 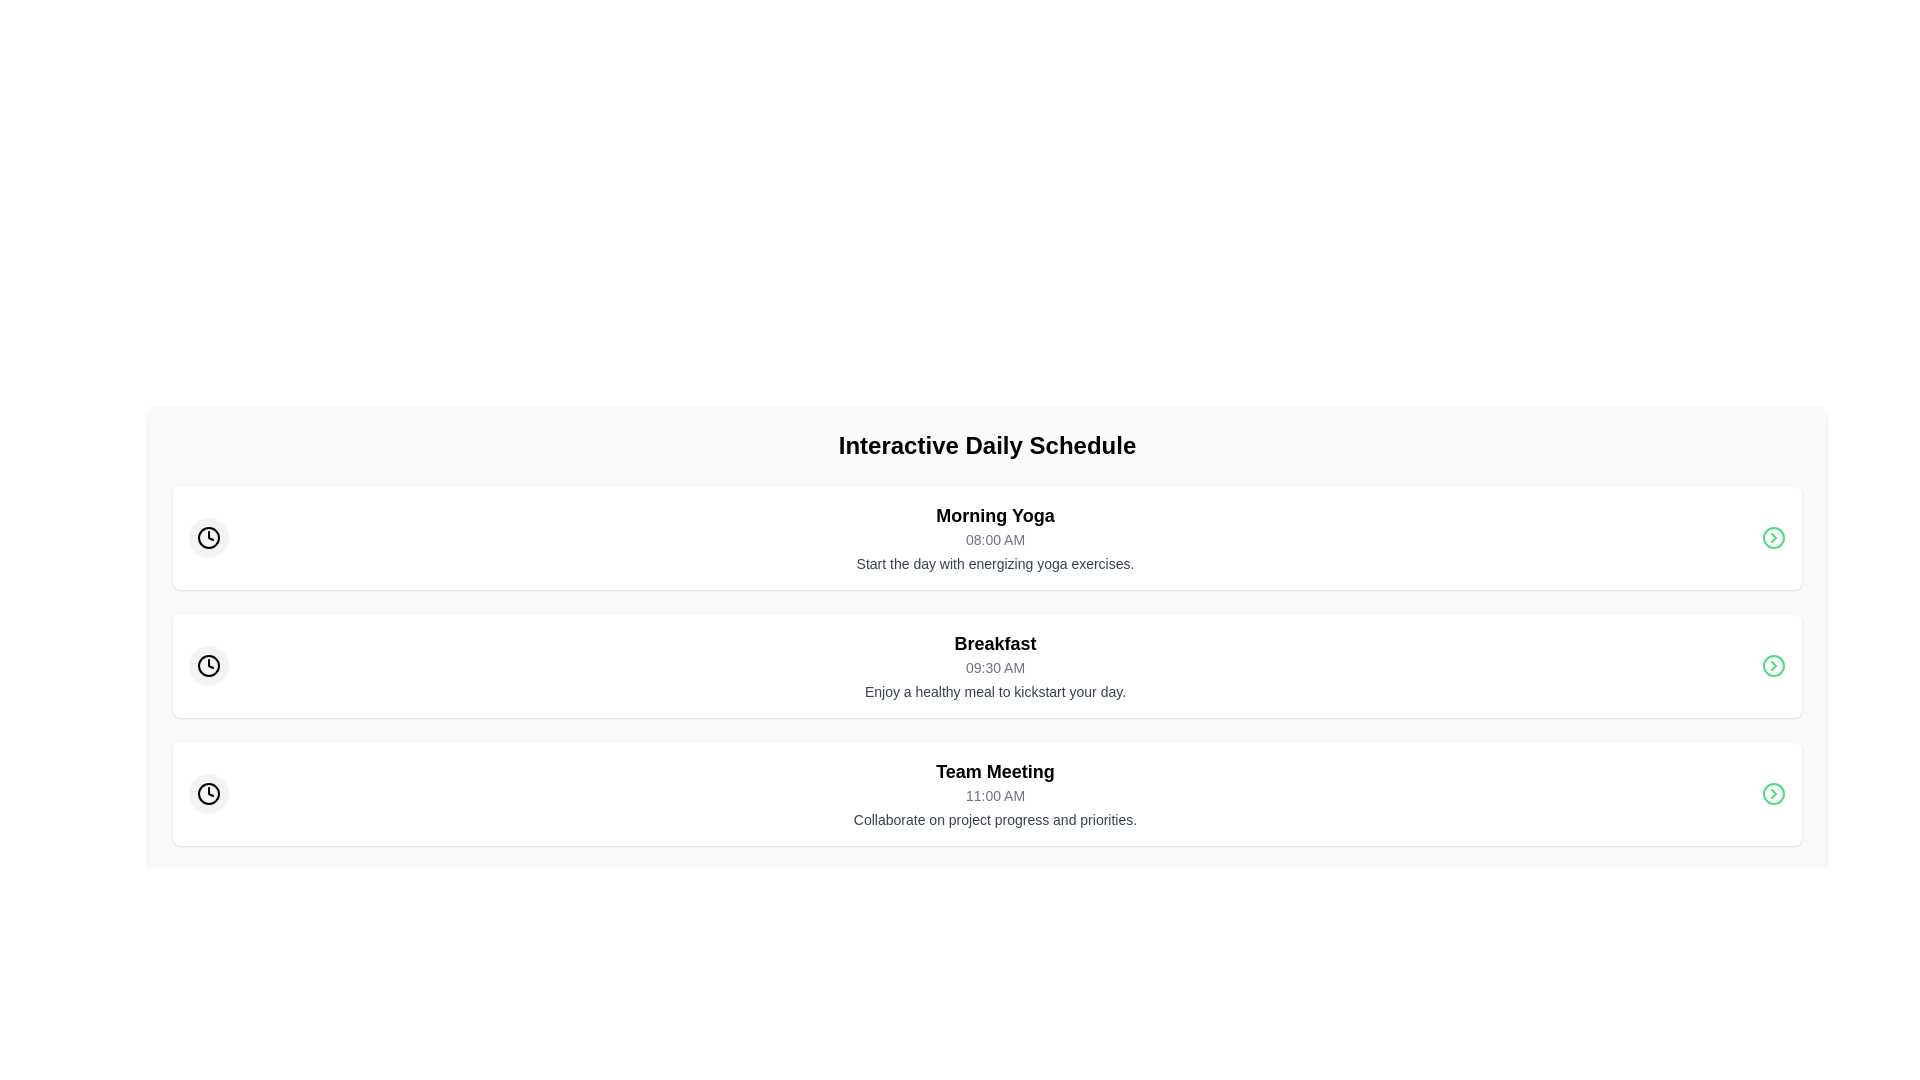 I want to click on the green circular icon with a right-pointing chevron located at the far right of the 'Breakfast' card, so click(x=1774, y=666).